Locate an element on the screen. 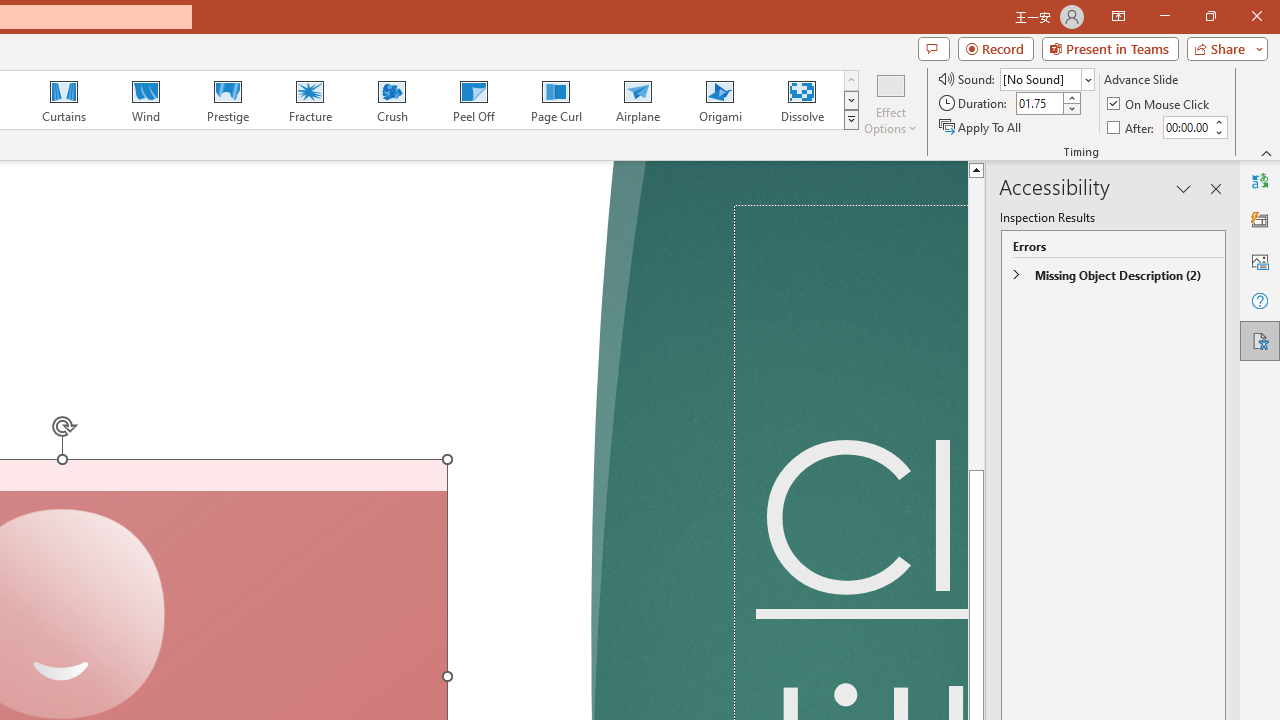 The width and height of the screenshot is (1280, 720). 'Task Pane Options' is located at coordinates (1184, 189).